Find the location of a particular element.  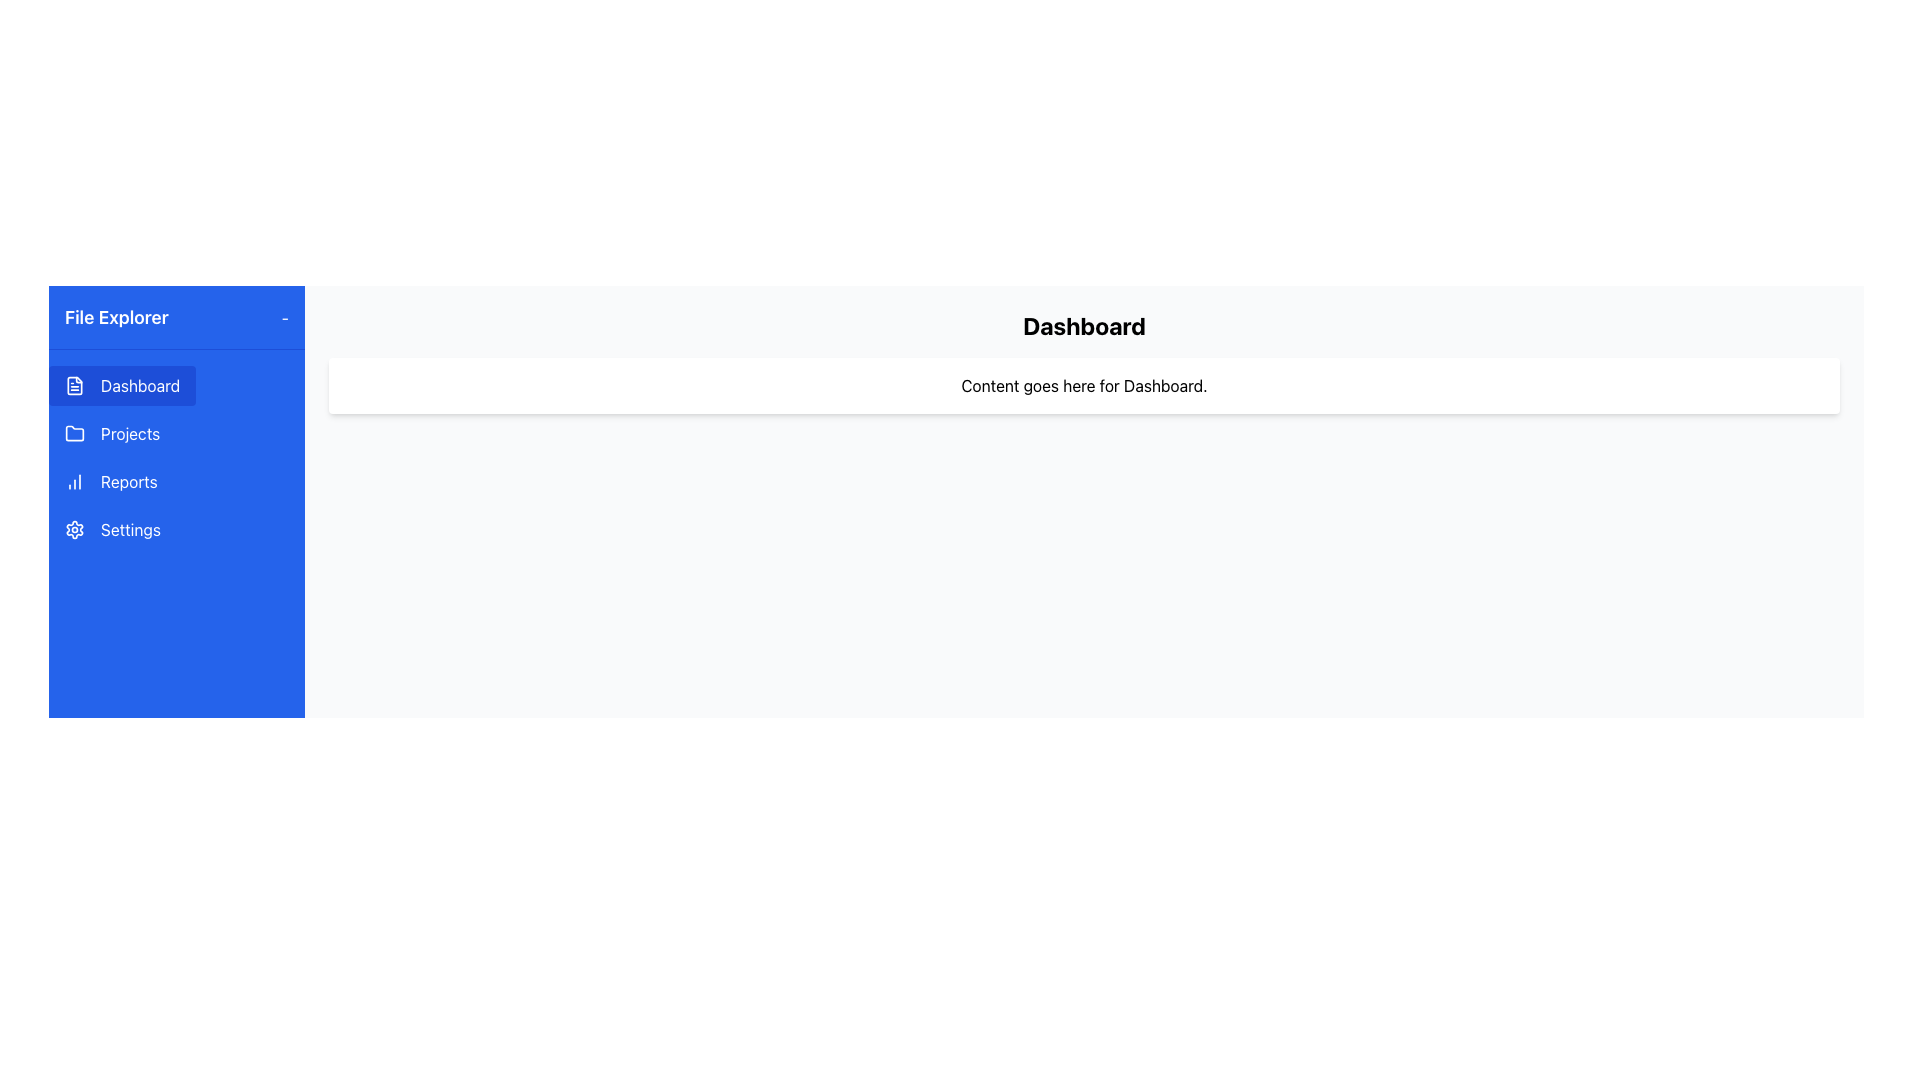

the 'Projects' icon in the sidebar menu to visually represent the section for quick identification is located at coordinates (75, 433).